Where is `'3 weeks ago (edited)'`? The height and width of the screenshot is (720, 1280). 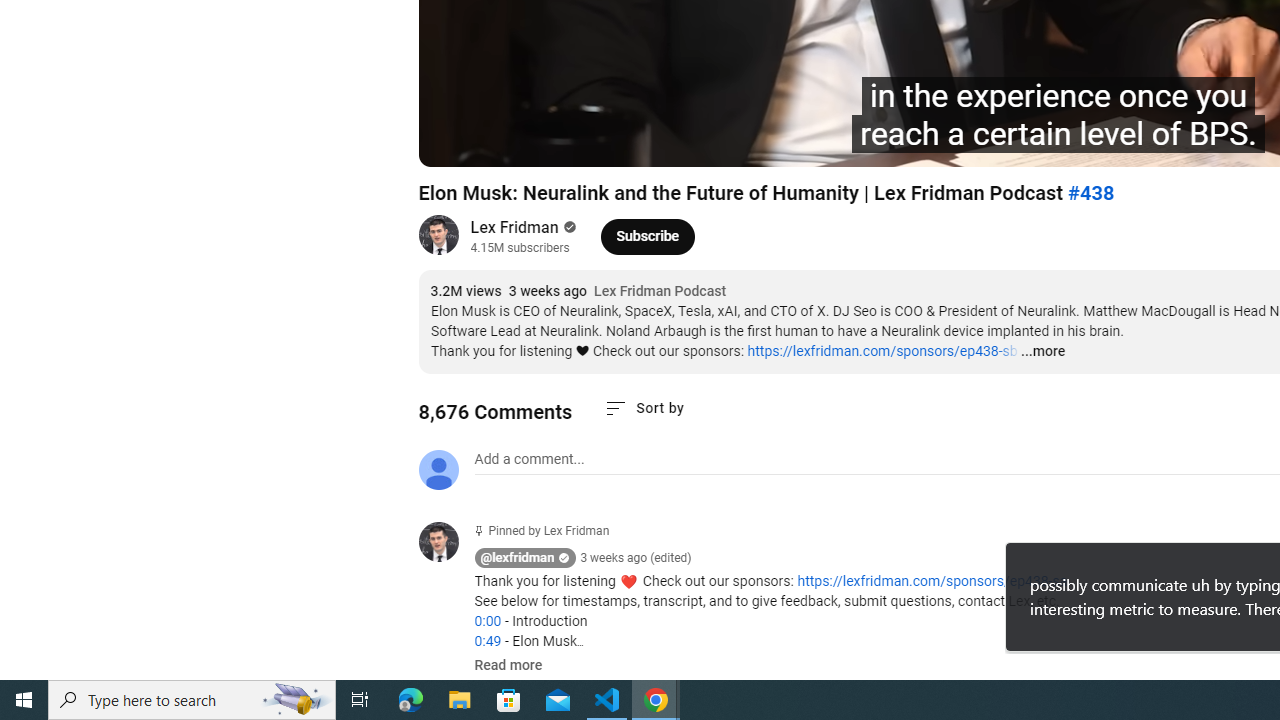 '3 weeks ago (edited)' is located at coordinates (635, 558).